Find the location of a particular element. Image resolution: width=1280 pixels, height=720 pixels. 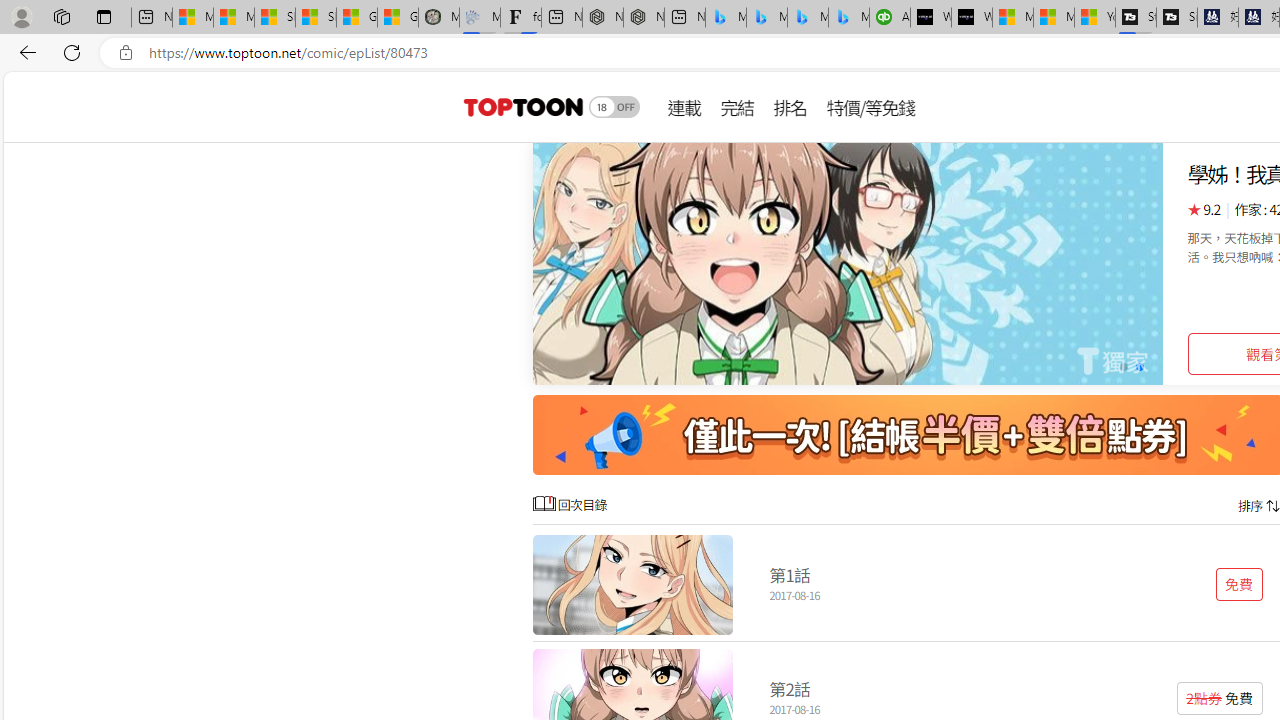

'Manatee Mortality Statistics | FWC' is located at coordinates (438, 17).